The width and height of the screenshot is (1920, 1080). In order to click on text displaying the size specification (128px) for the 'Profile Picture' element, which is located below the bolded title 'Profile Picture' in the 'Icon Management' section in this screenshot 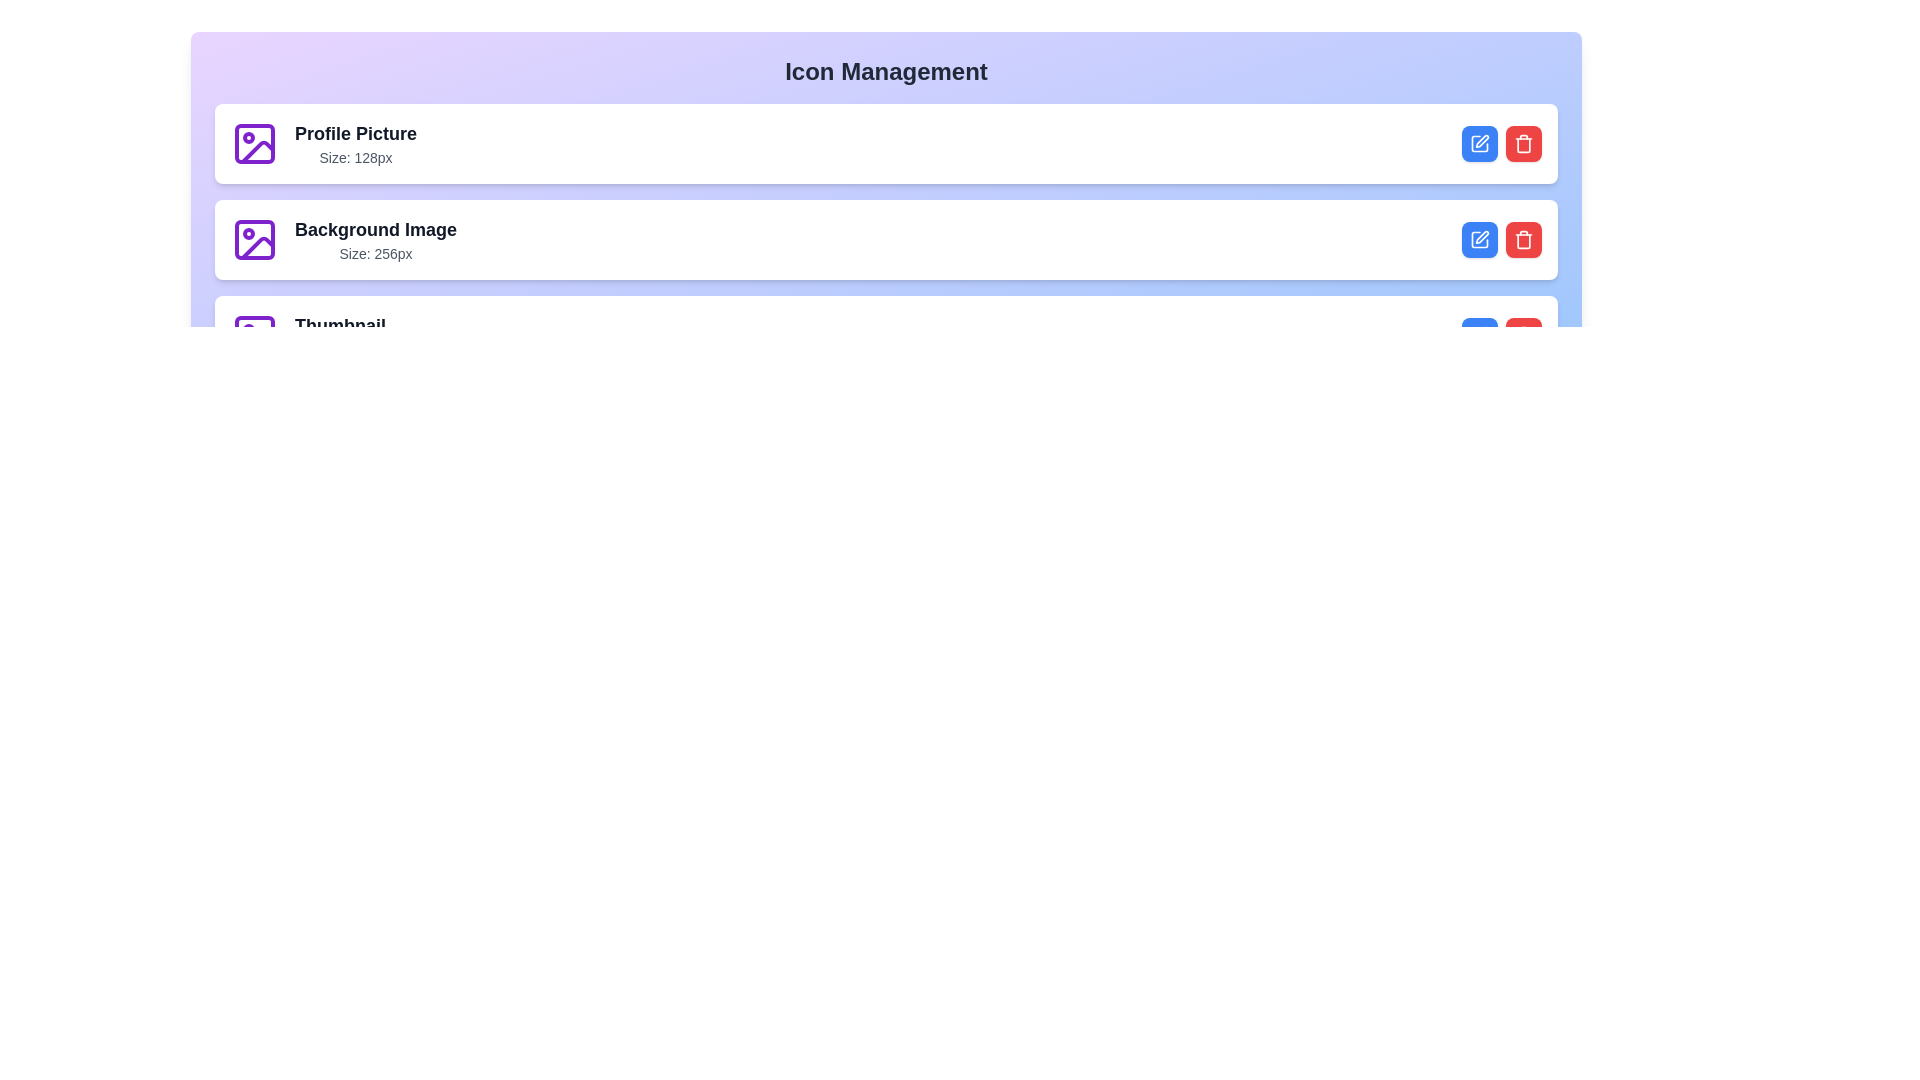, I will do `click(355, 157)`.